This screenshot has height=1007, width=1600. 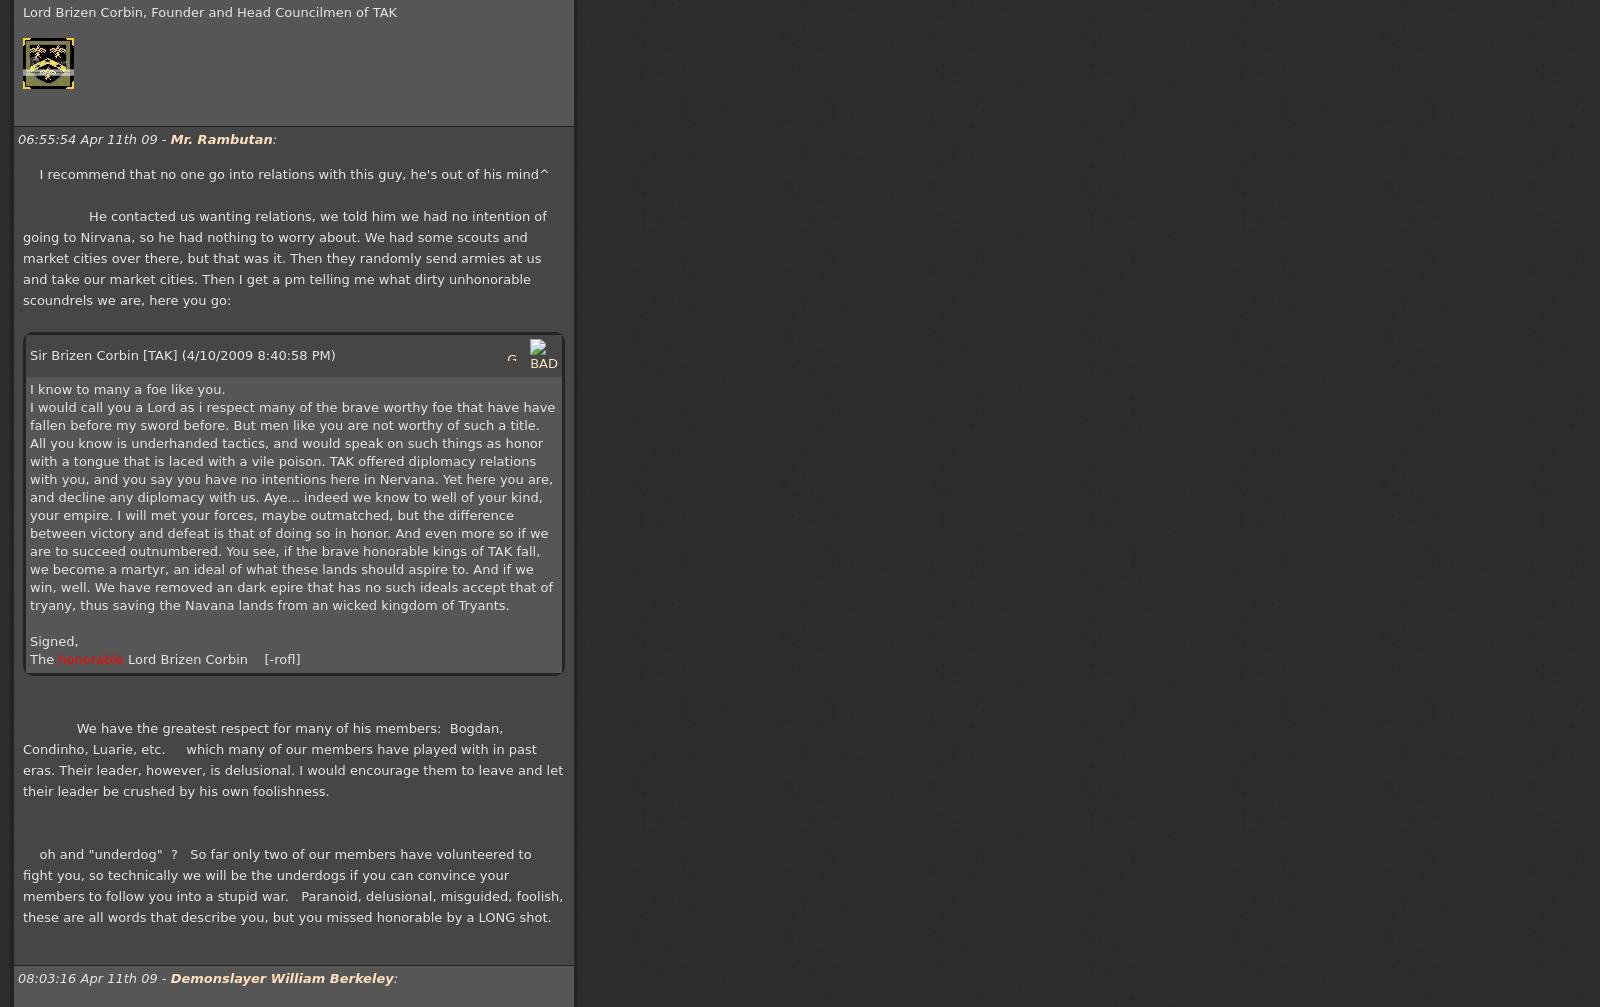 What do you see at coordinates (126, 389) in the screenshot?
I see `'I know to many a foe like you.'` at bounding box center [126, 389].